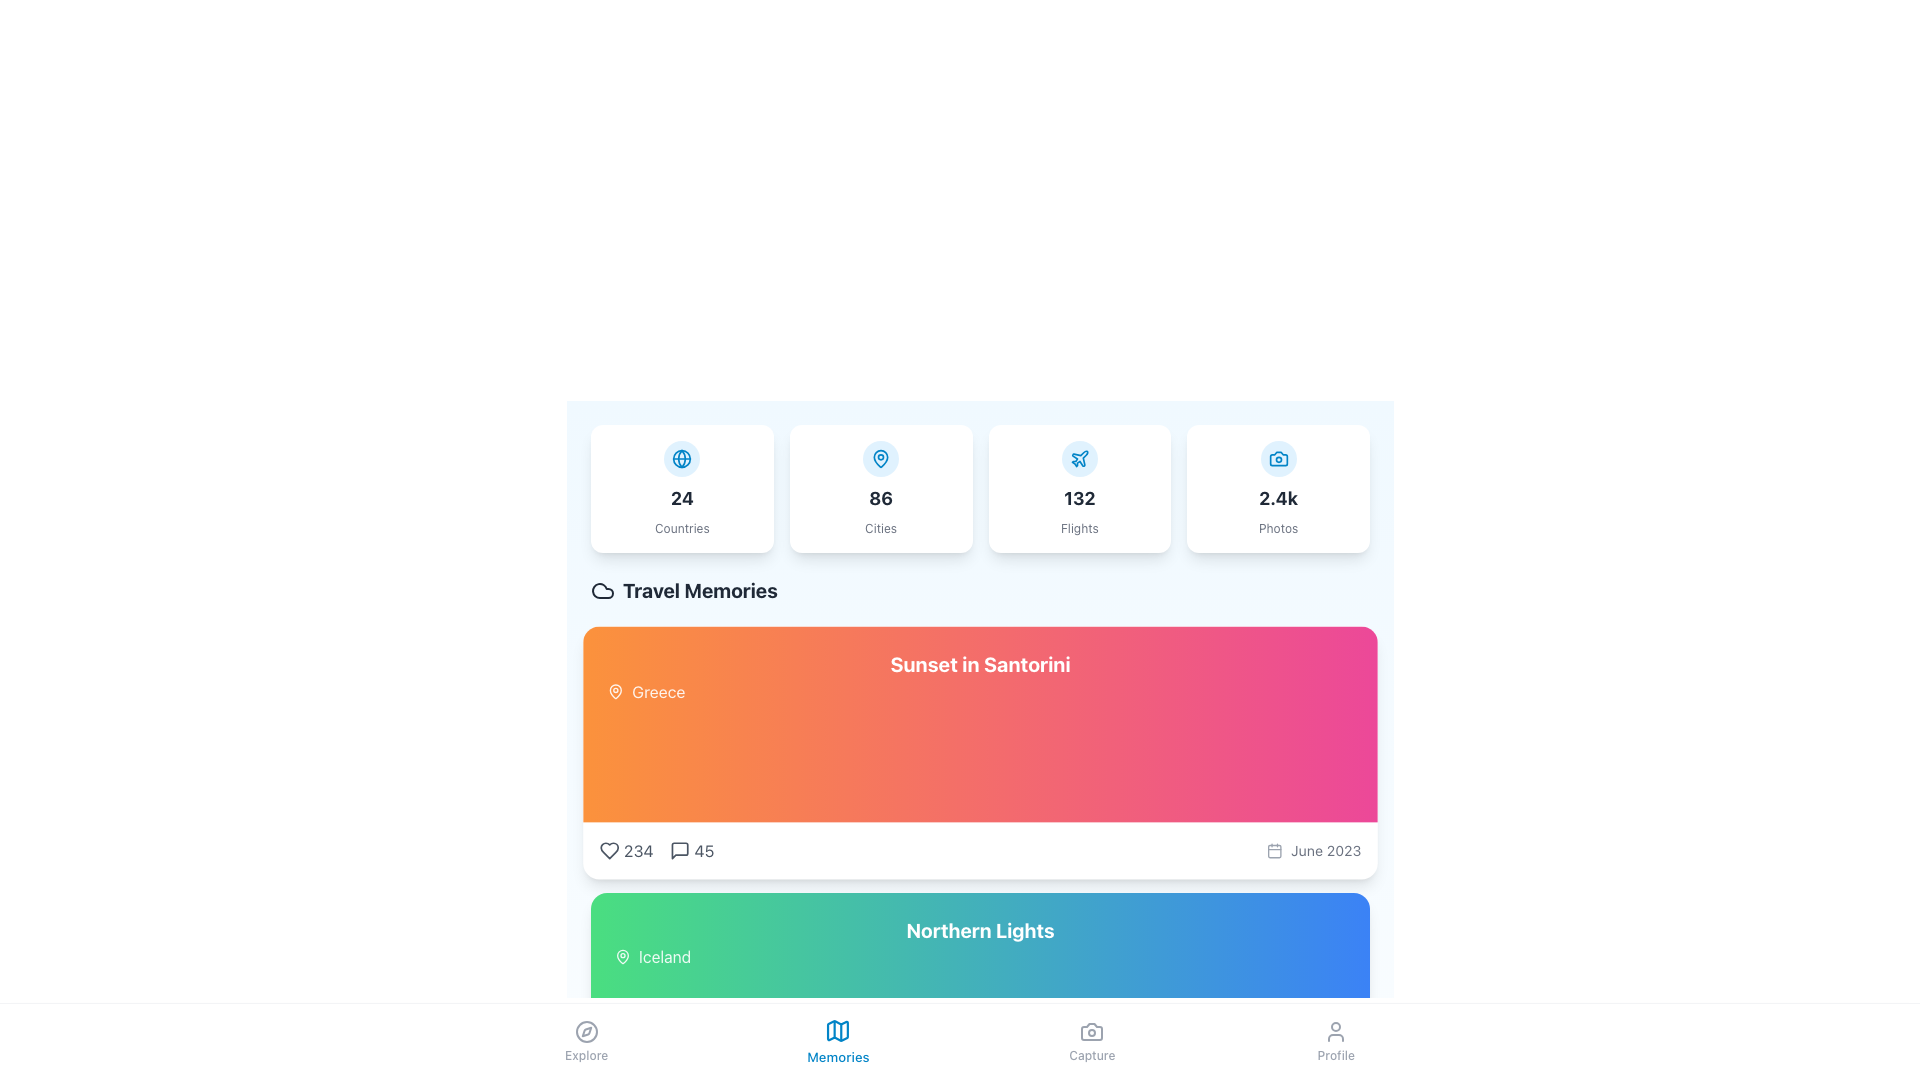  What do you see at coordinates (682, 489) in the screenshot?
I see `the Informational Card that displays a summary statistic about the number of countries associated with the user, located in the upper-left corner of the grid layout` at bounding box center [682, 489].